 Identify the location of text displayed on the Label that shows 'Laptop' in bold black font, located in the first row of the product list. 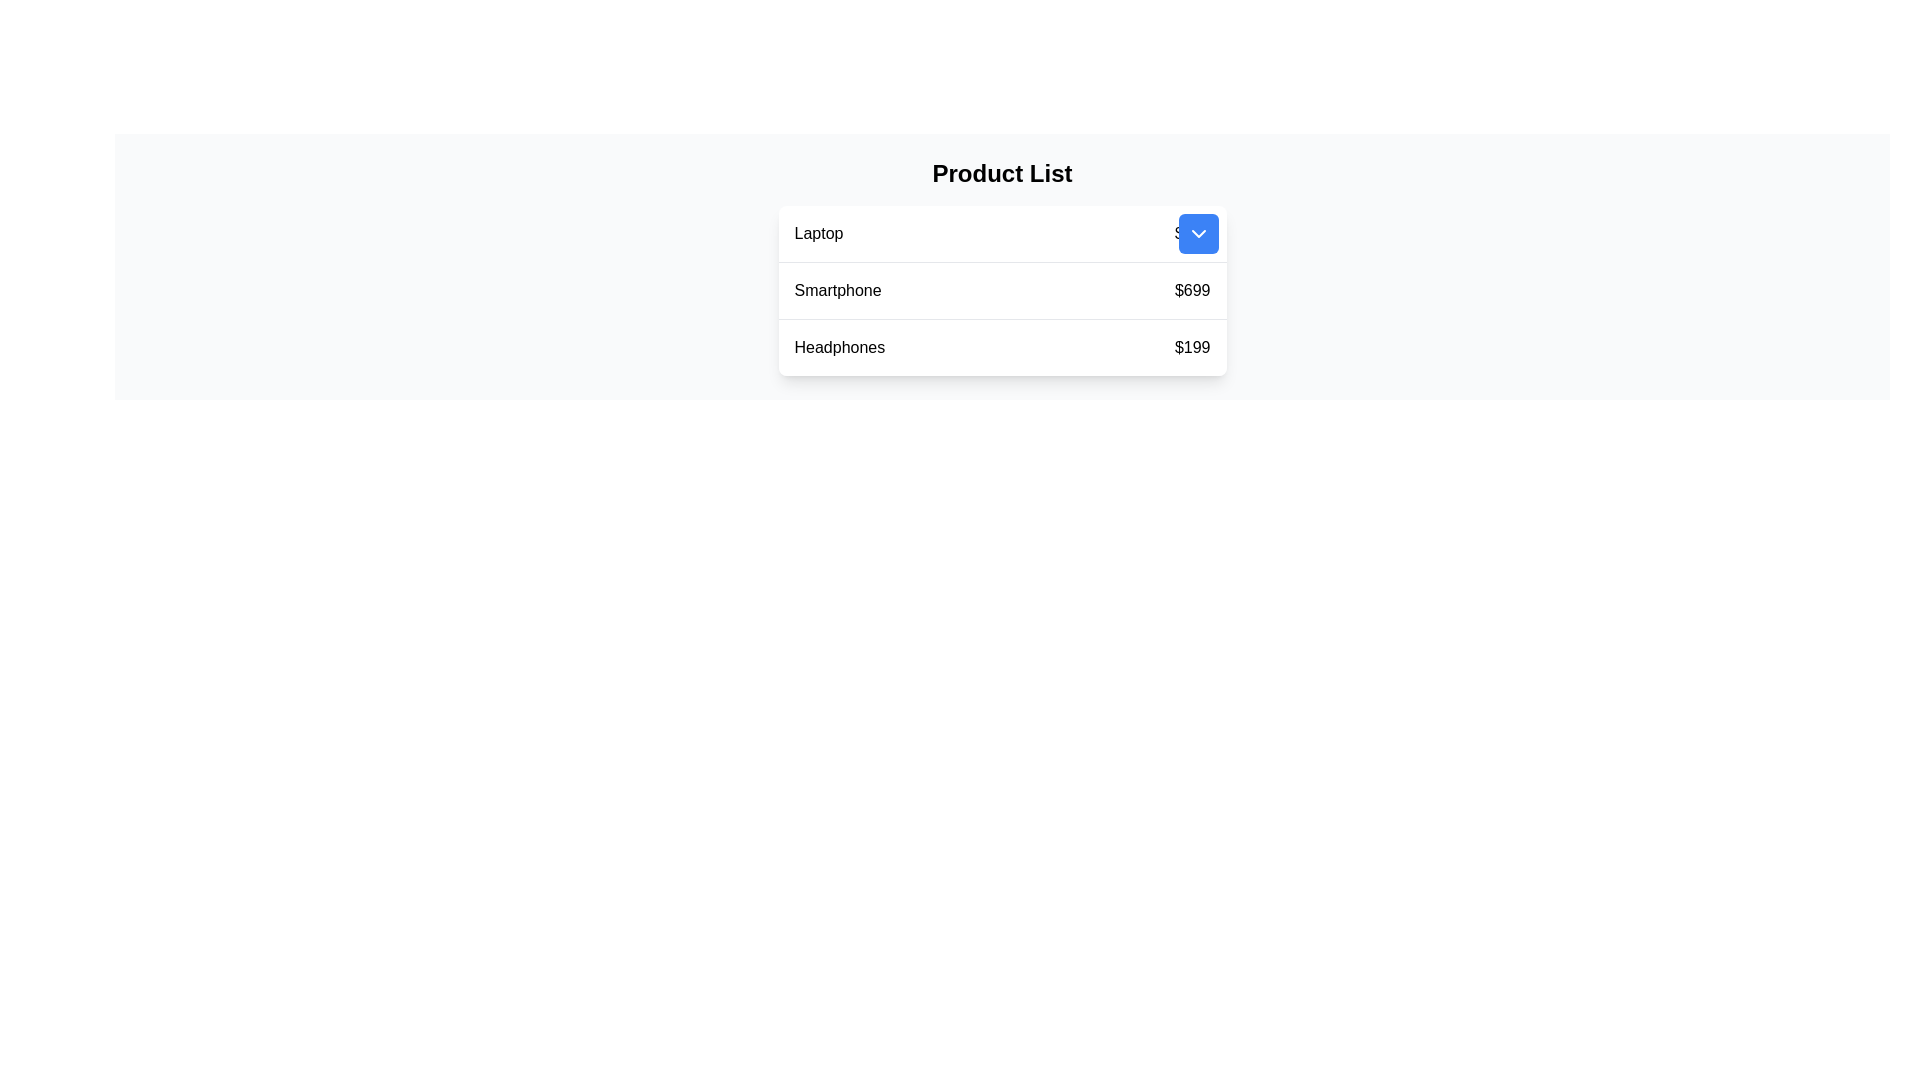
(818, 233).